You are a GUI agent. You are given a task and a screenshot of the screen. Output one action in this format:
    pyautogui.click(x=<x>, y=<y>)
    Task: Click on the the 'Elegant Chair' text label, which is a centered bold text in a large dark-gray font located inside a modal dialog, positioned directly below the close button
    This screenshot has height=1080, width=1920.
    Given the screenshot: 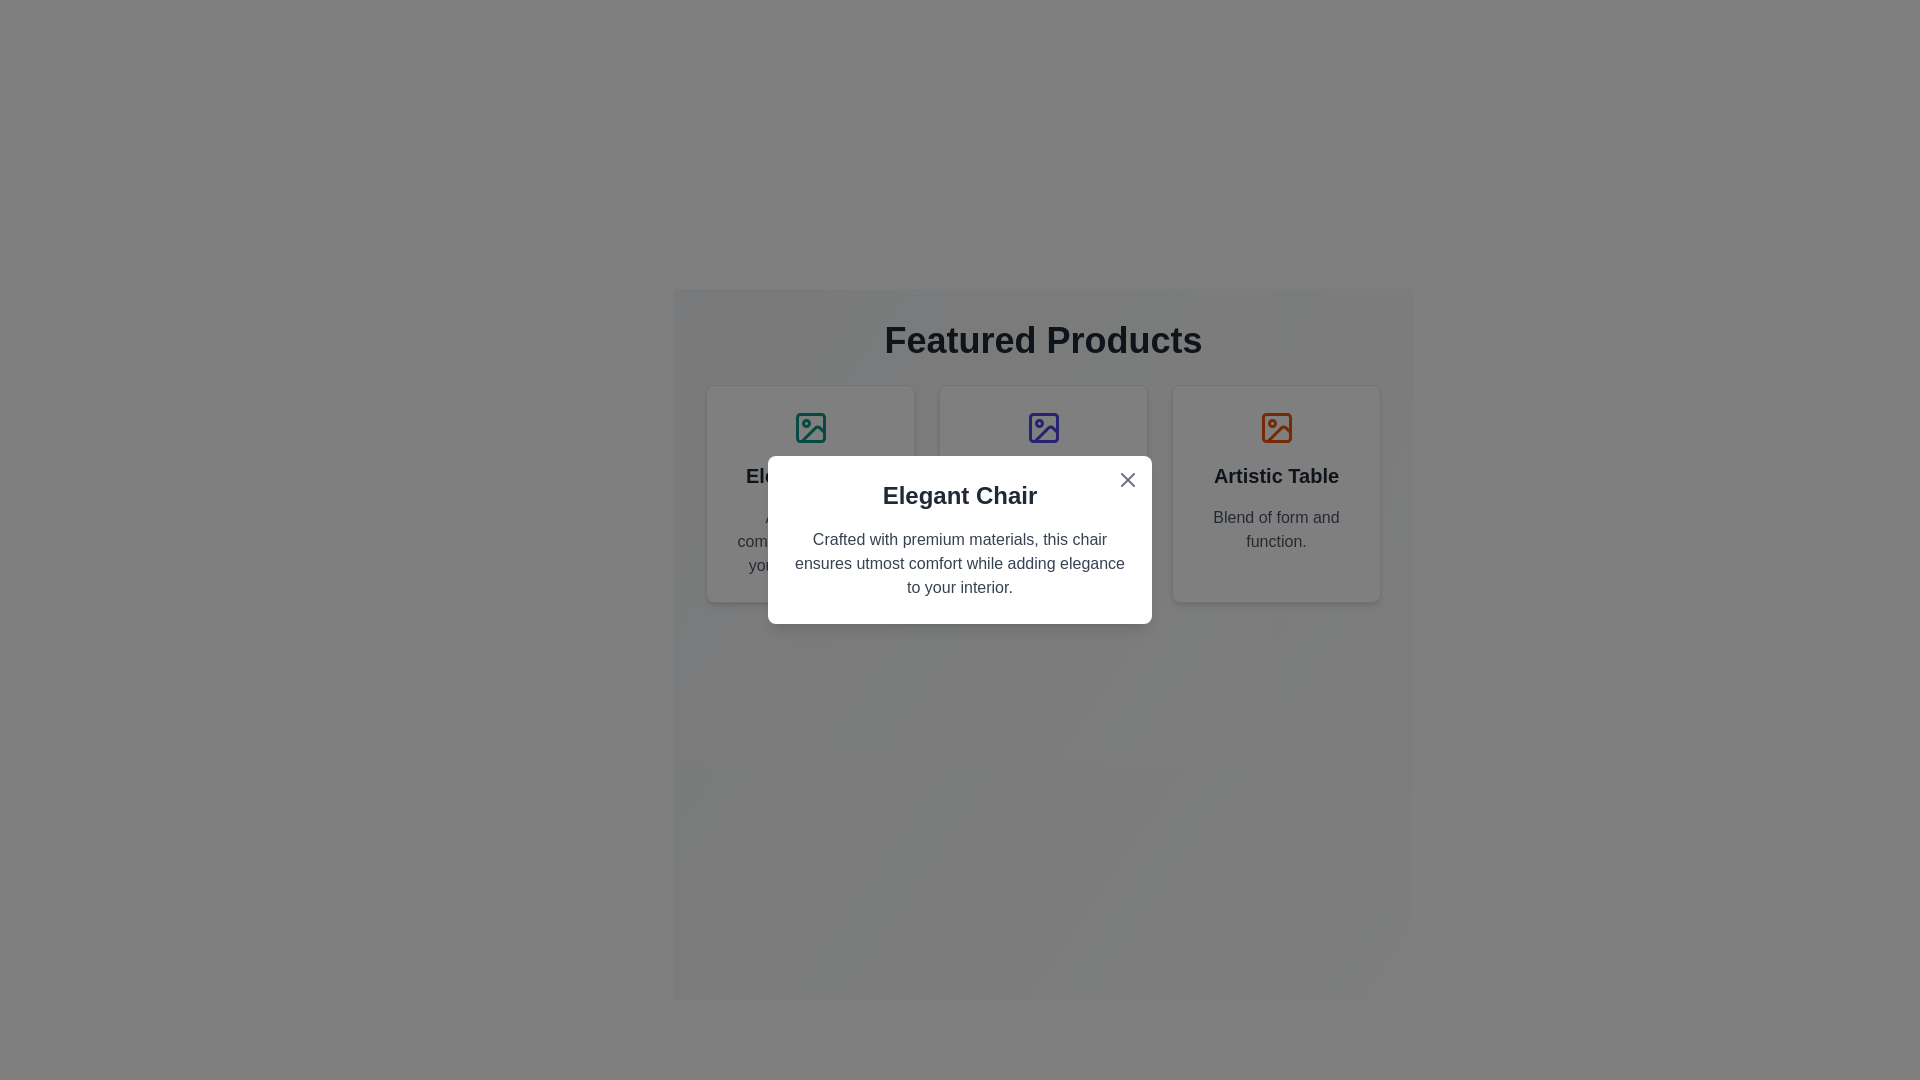 What is the action you would take?
    pyautogui.click(x=960, y=495)
    